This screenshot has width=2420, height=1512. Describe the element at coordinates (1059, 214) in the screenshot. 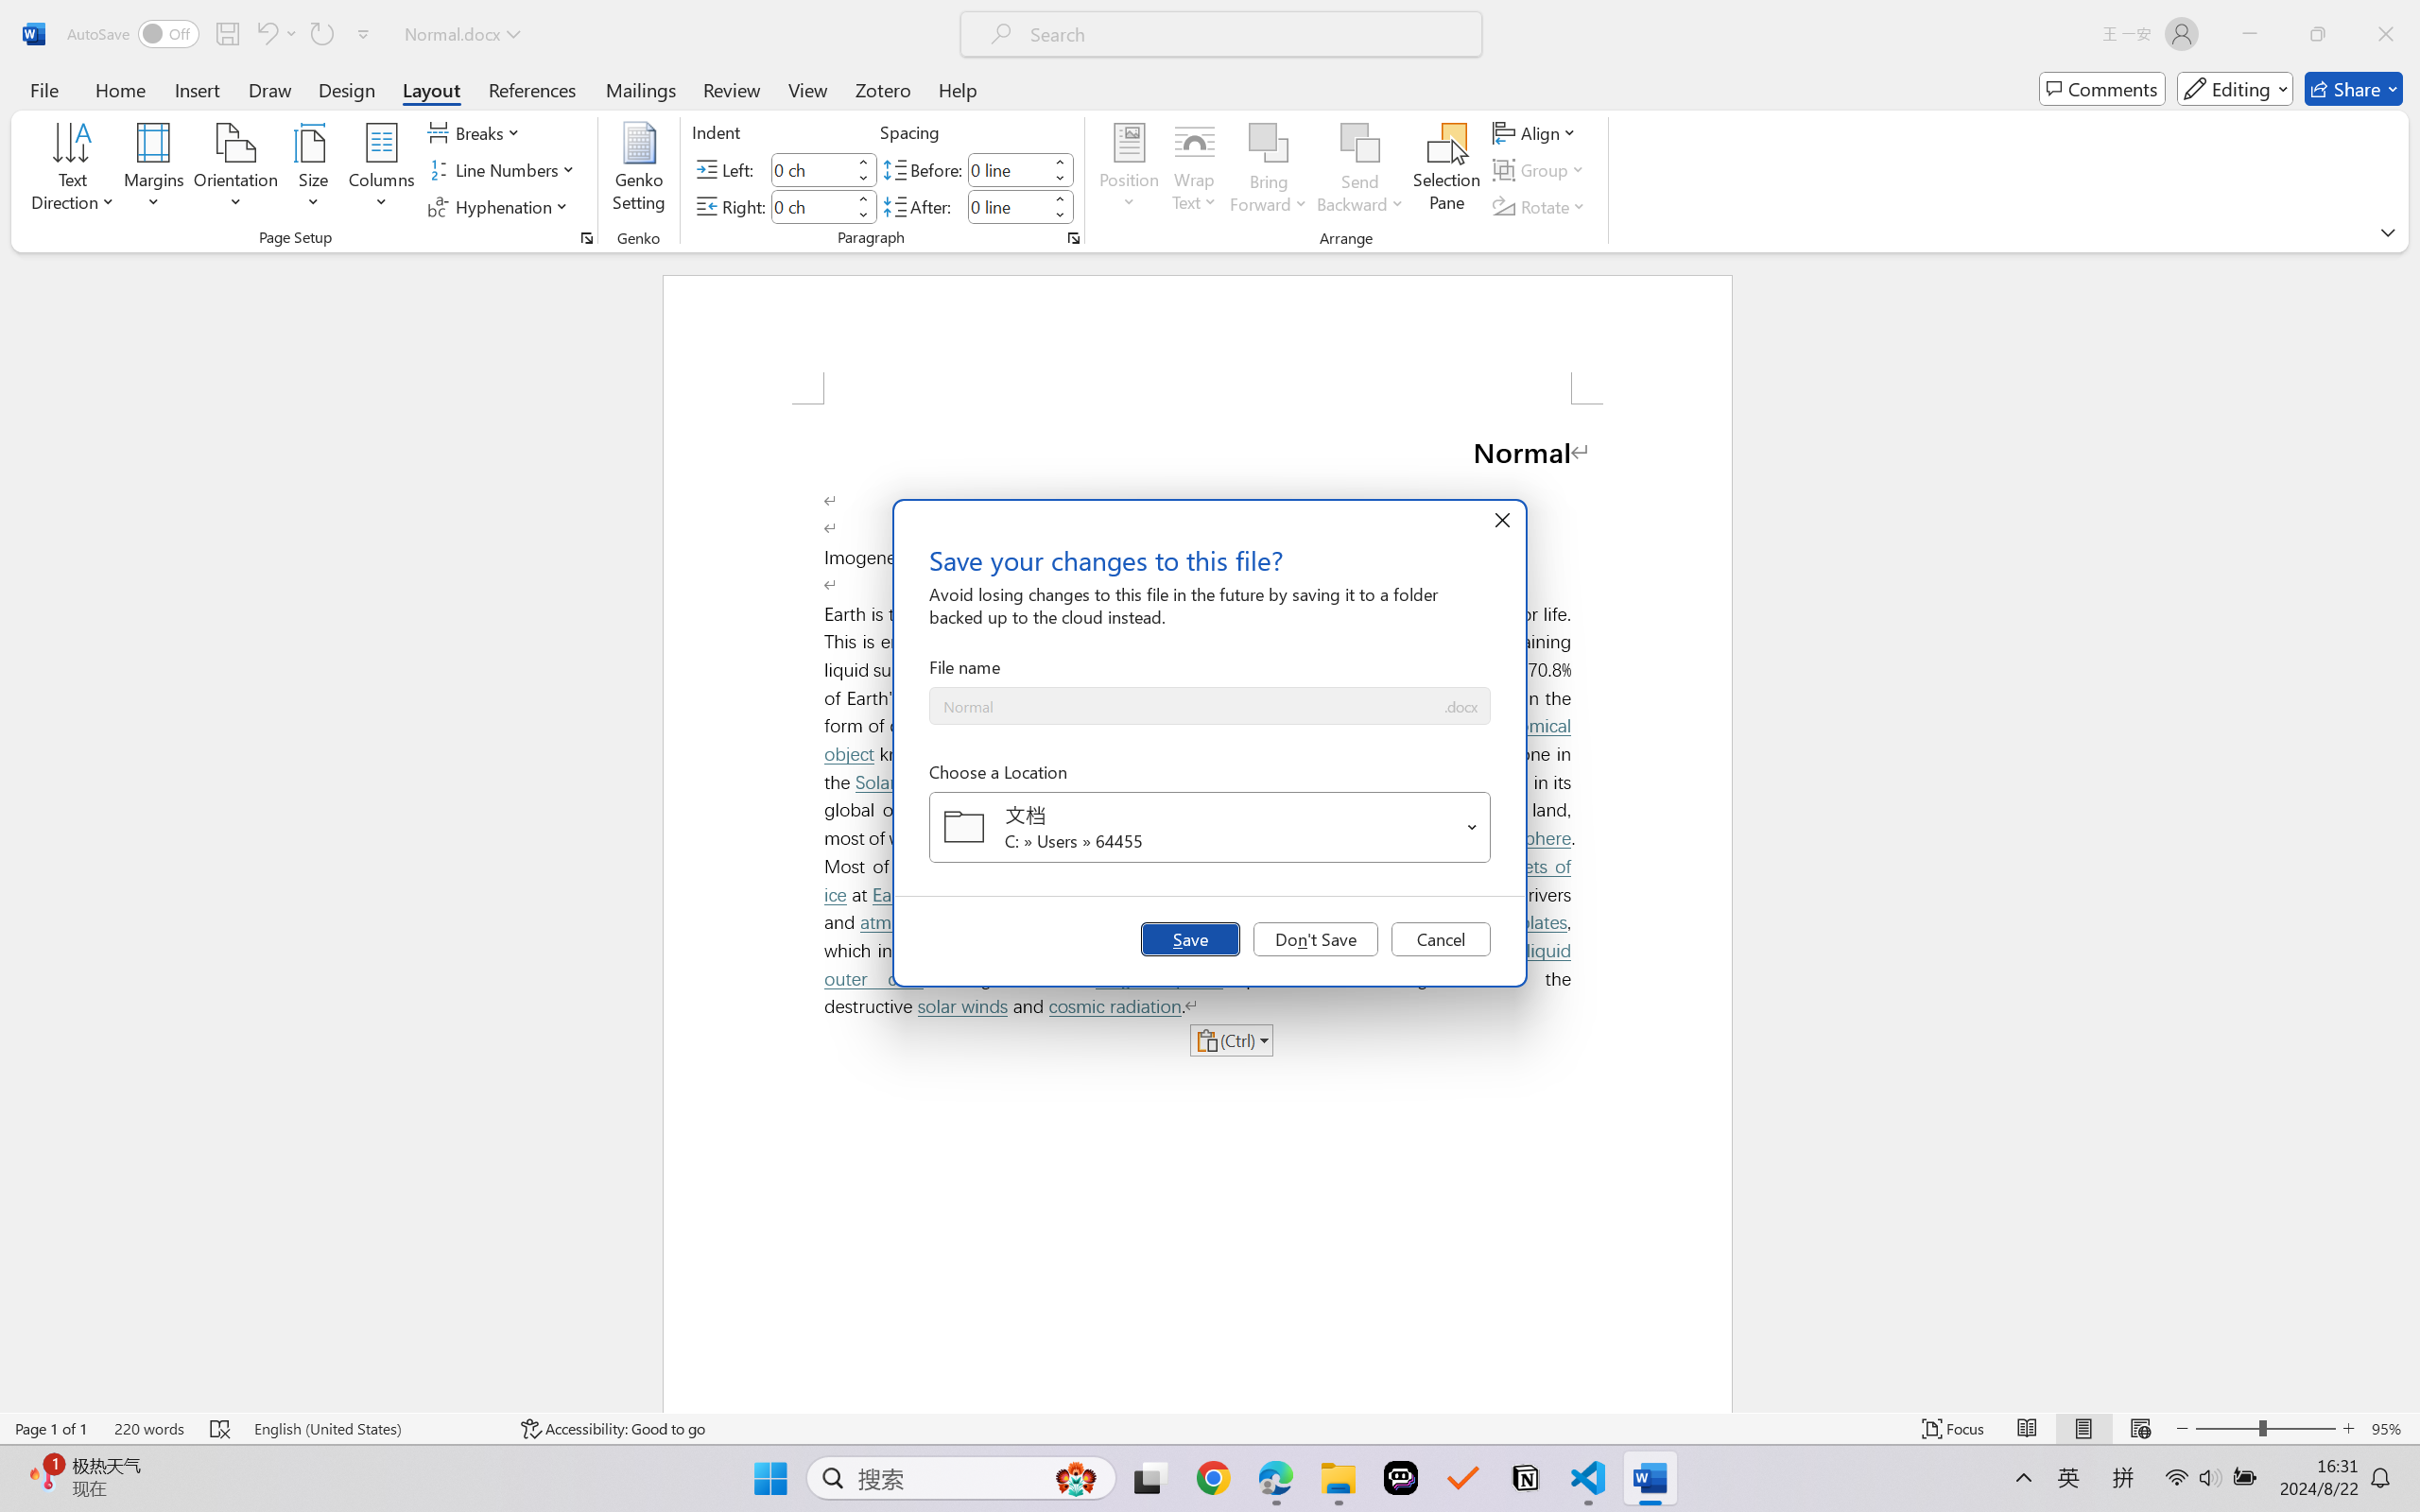

I see `'Less'` at that location.